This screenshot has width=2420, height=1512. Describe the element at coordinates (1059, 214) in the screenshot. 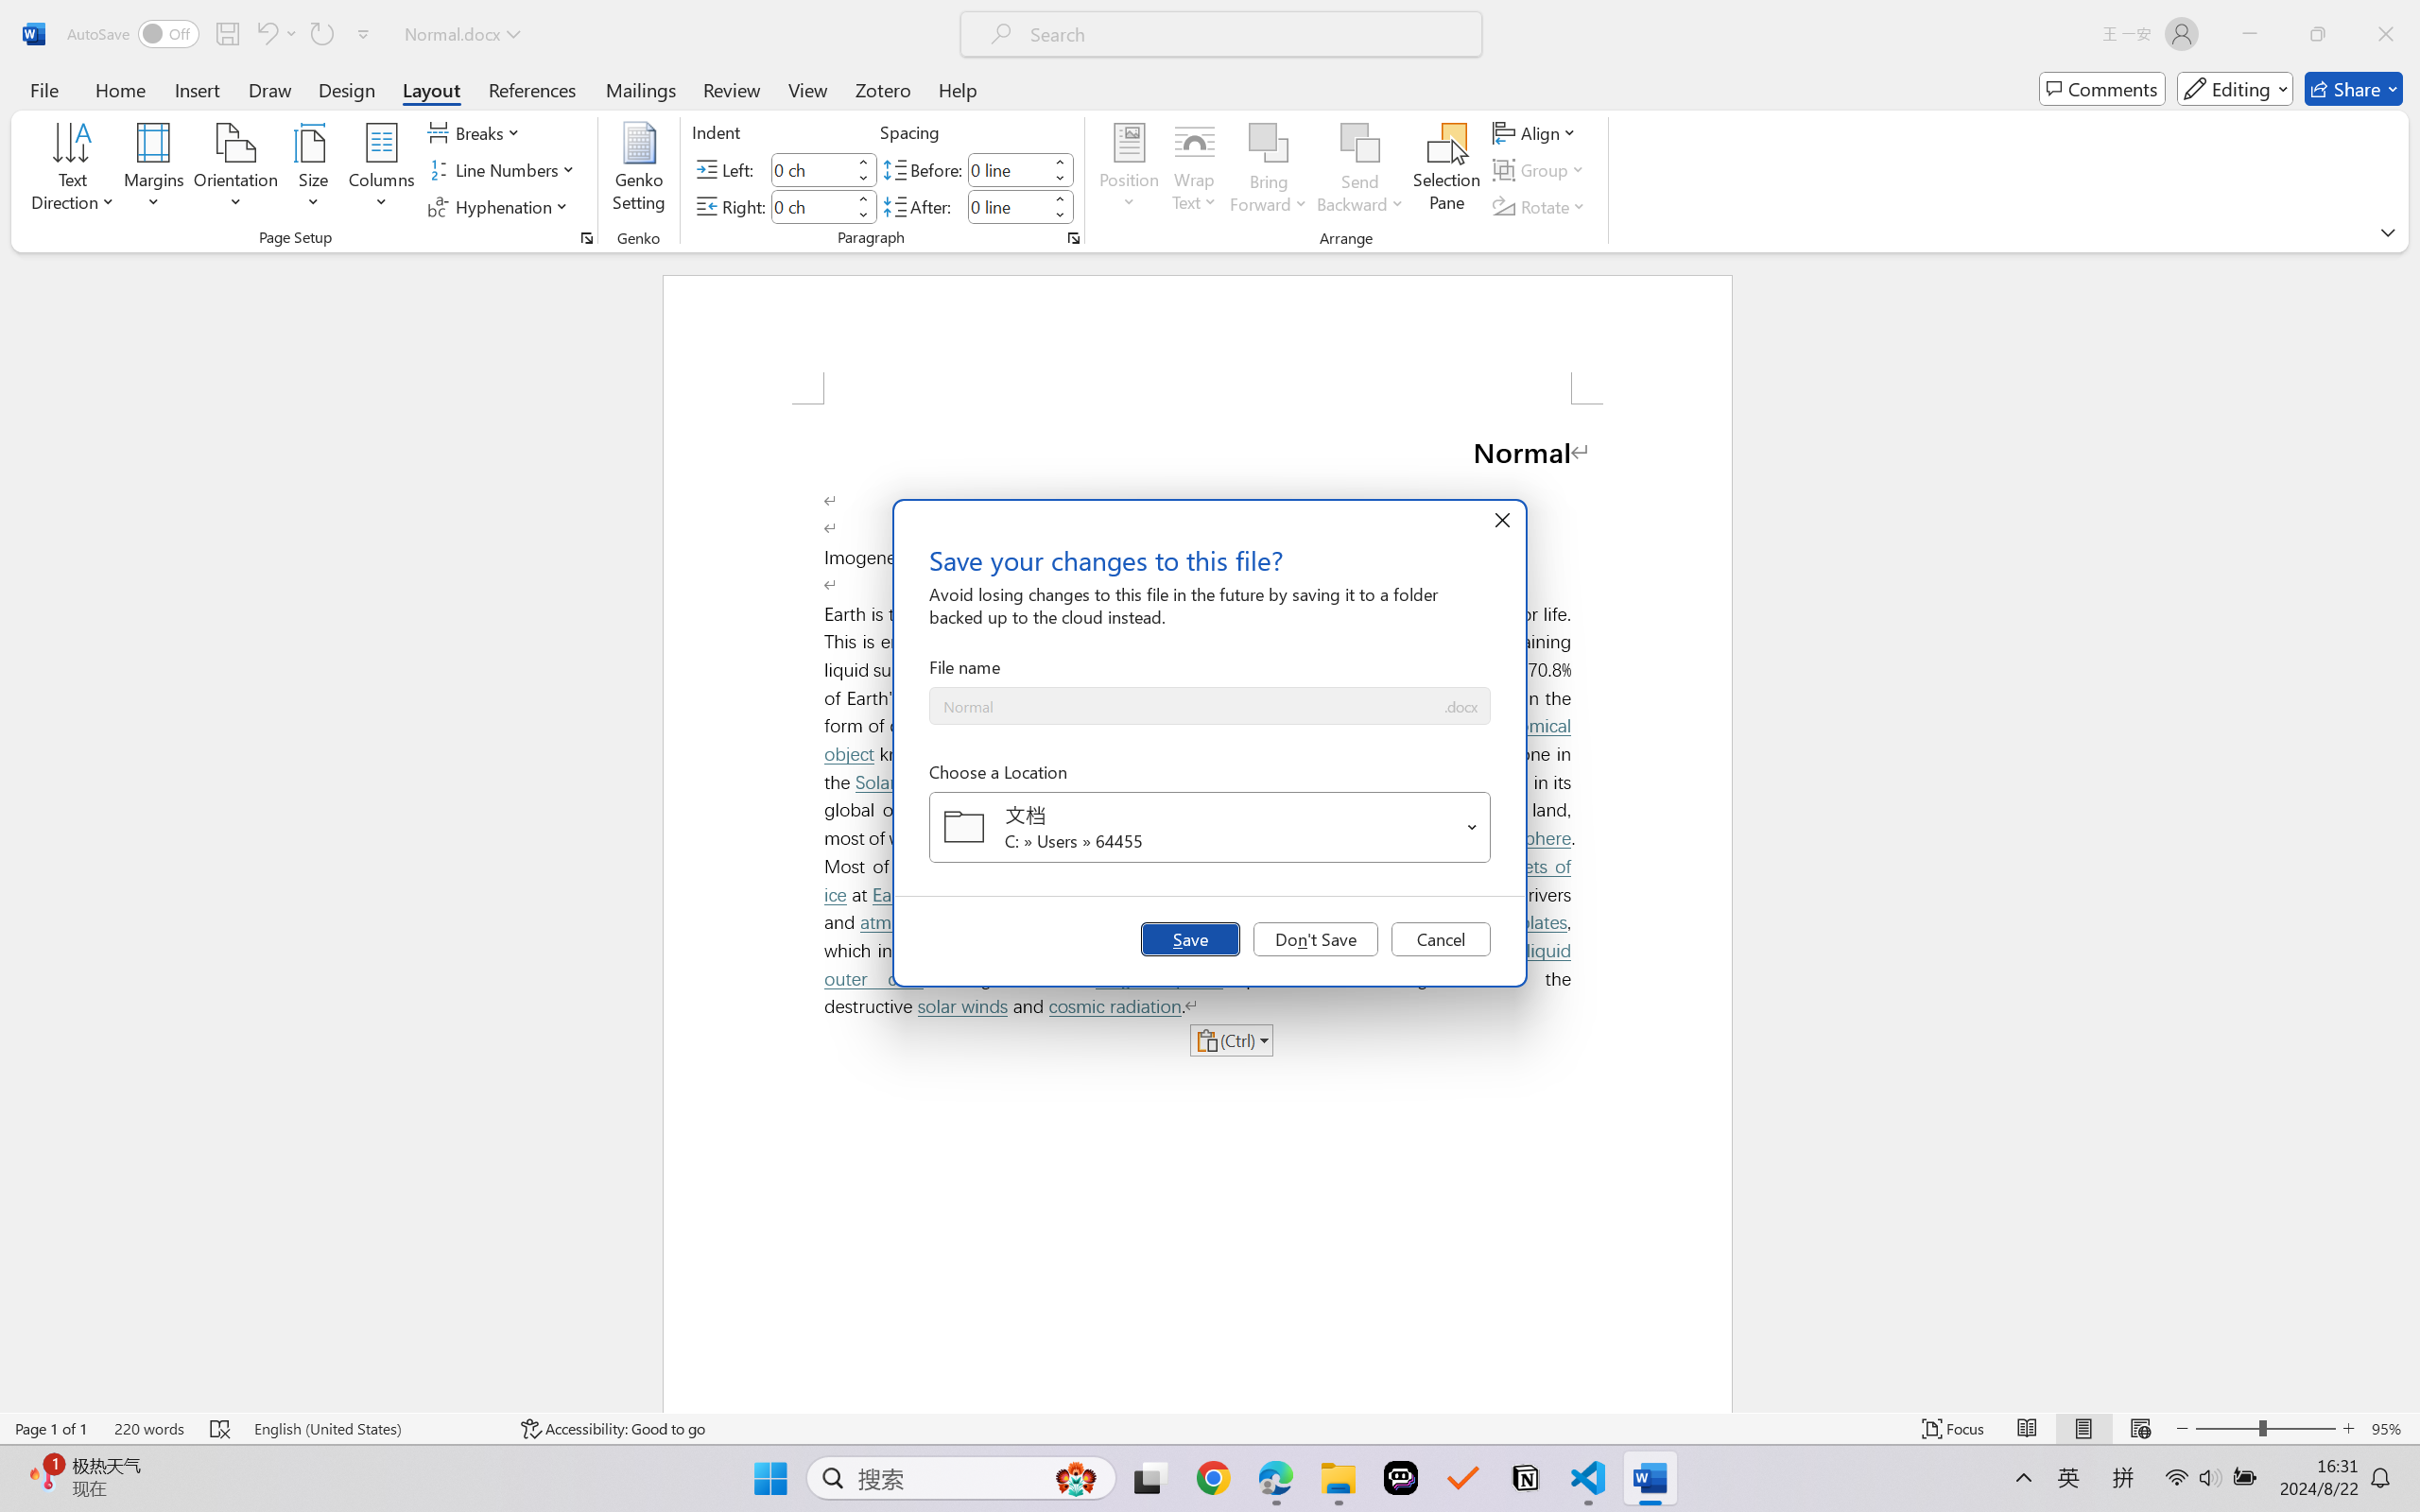

I see `'Less'` at that location.